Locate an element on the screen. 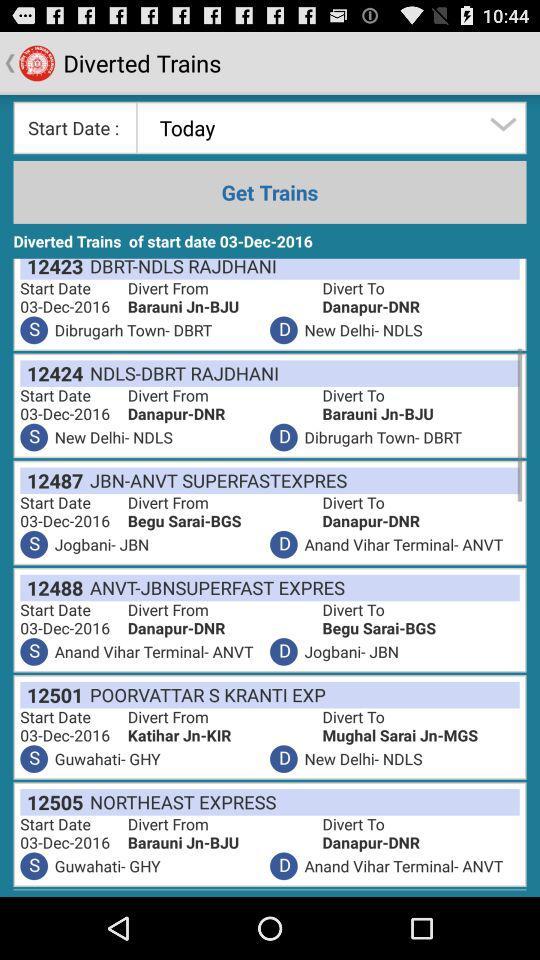  the item below   d item is located at coordinates (214, 480).